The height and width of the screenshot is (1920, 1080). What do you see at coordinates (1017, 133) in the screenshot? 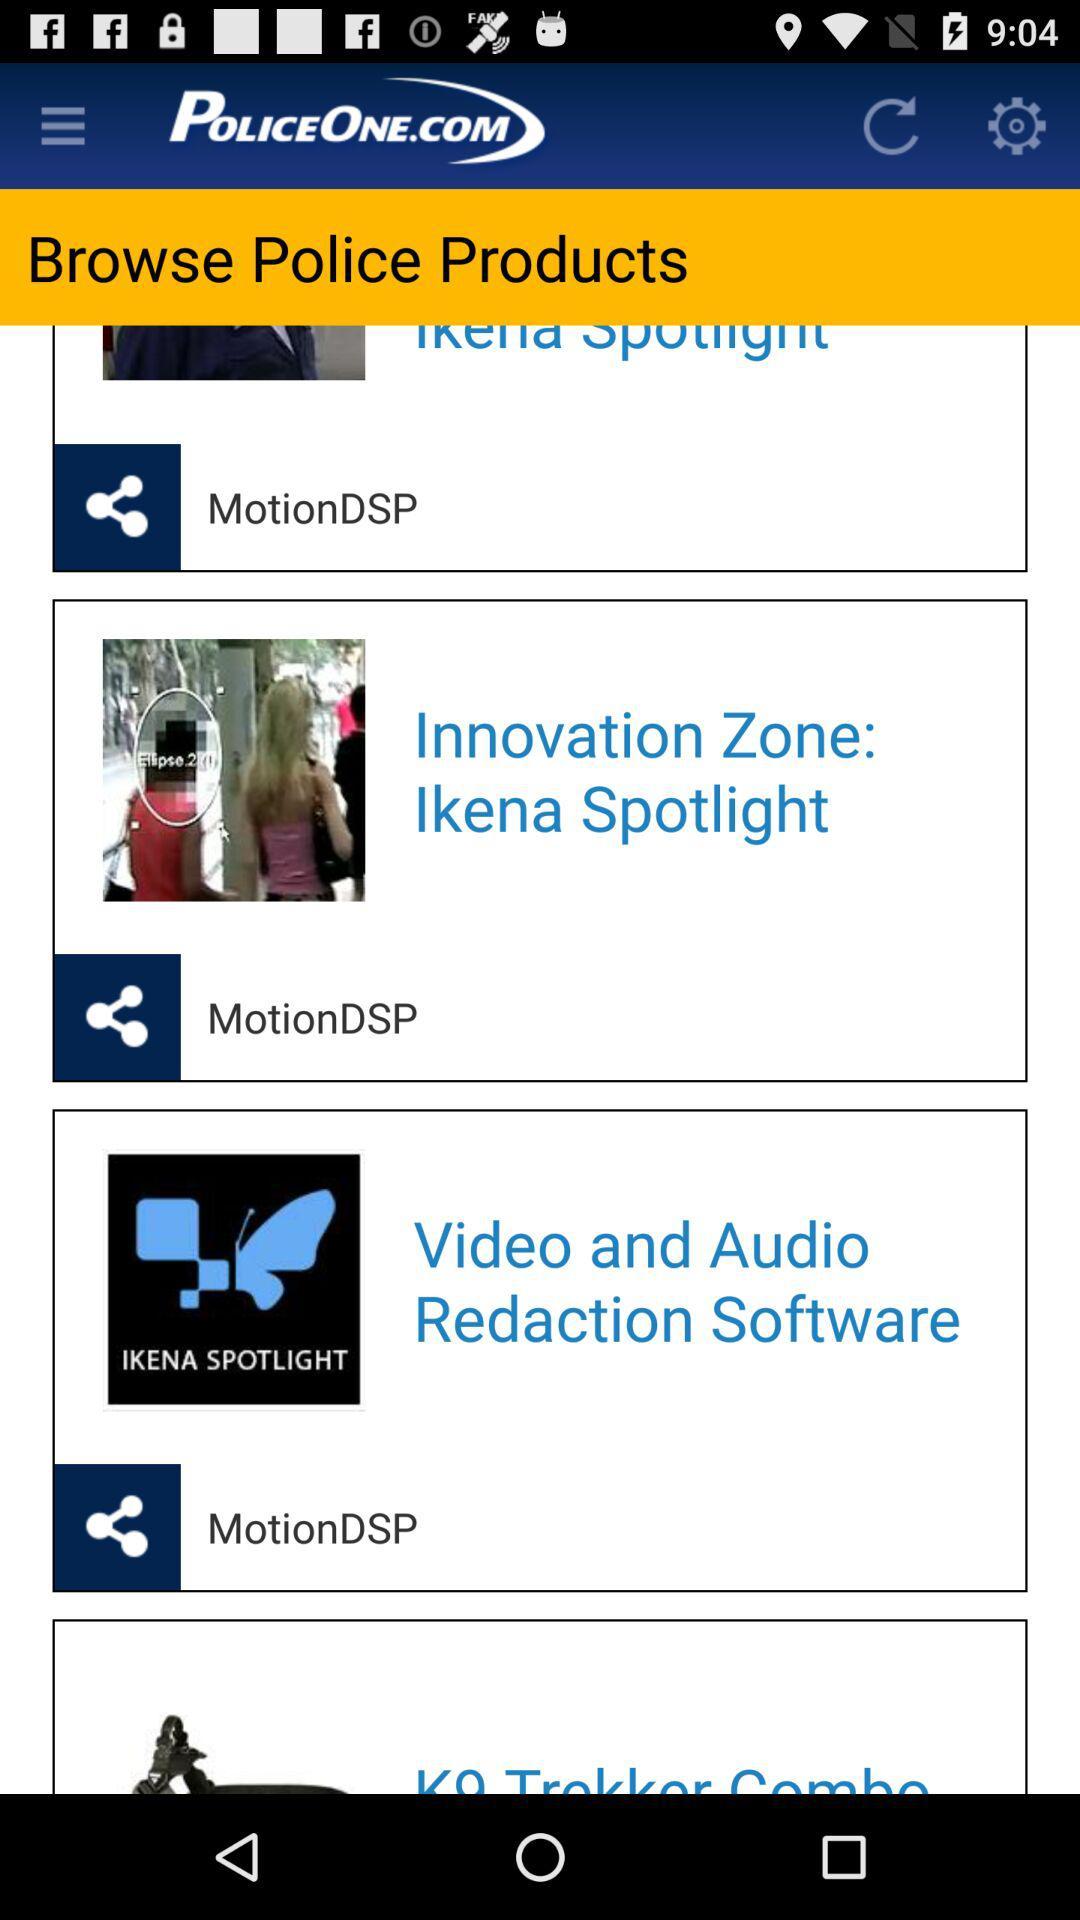
I see `the settings icon` at bounding box center [1017, 133].